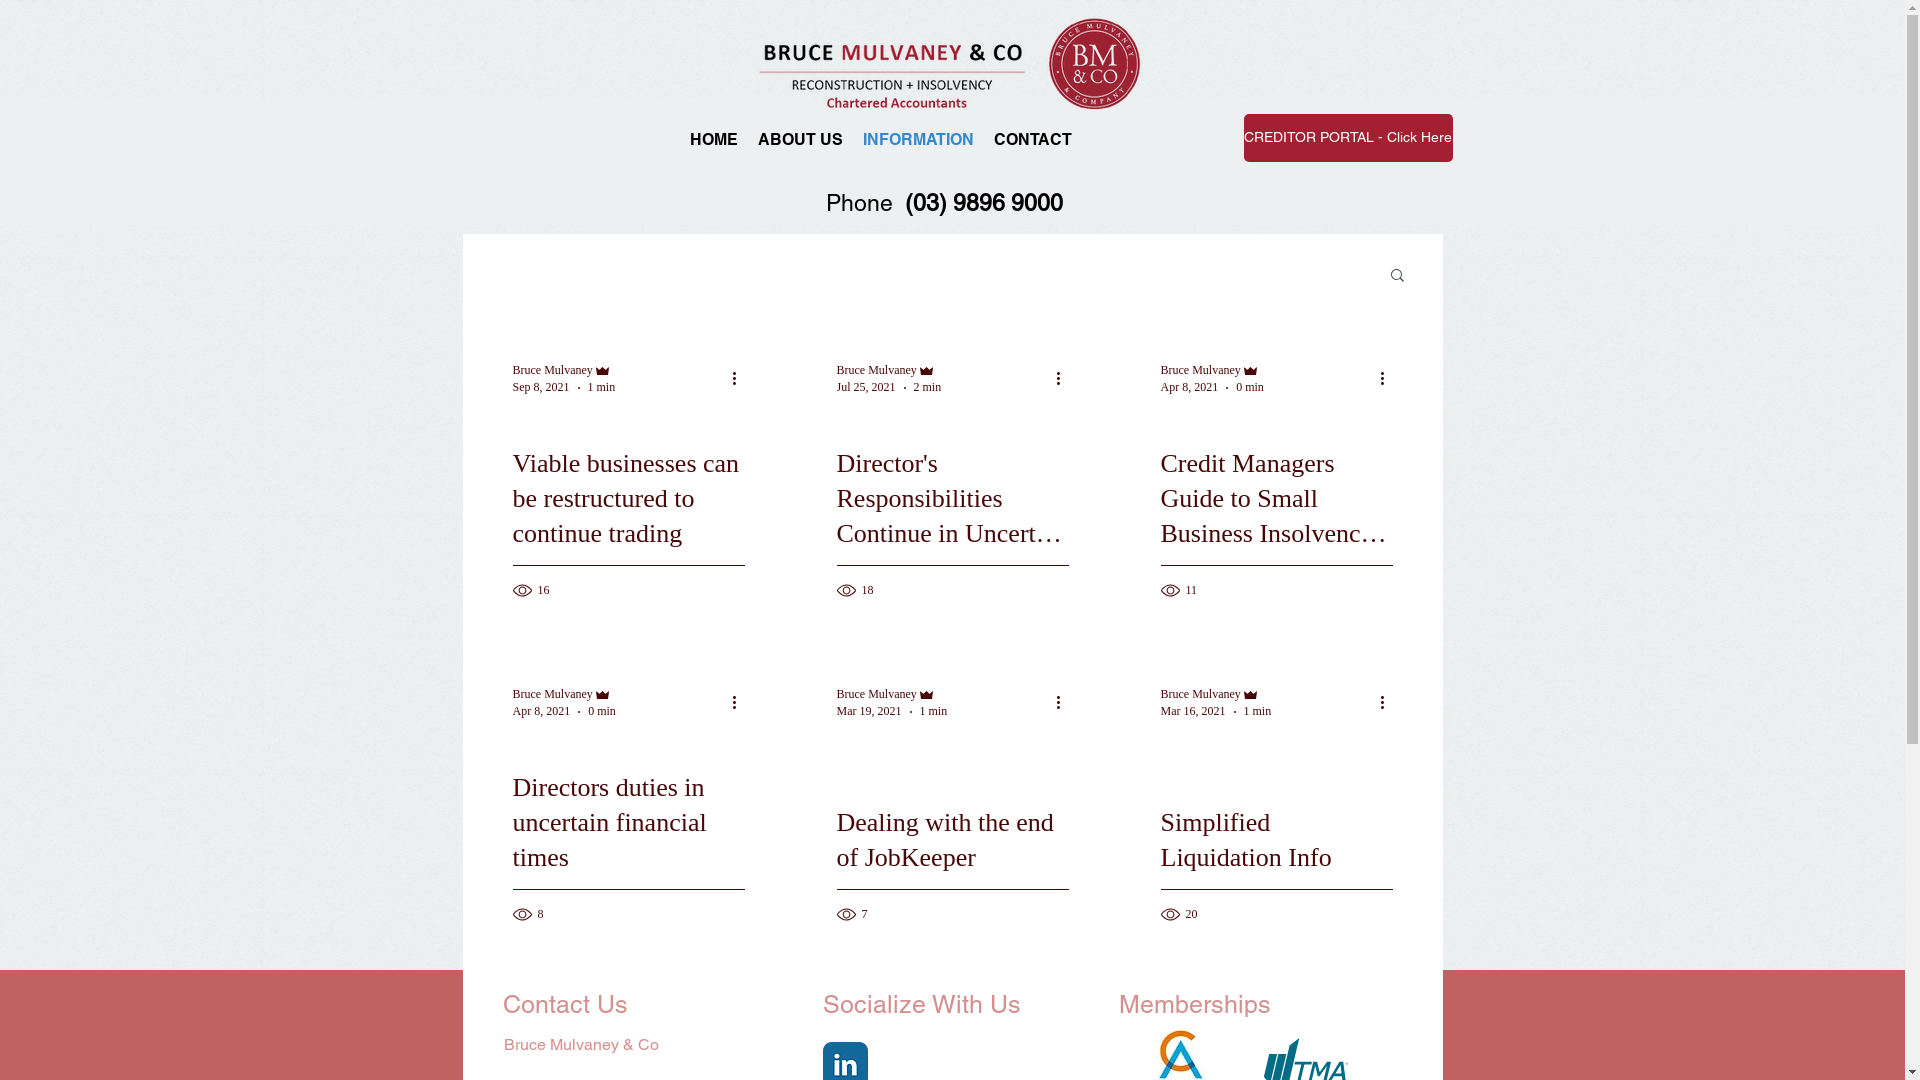  Describe the element at coordinates (1275, 520) in the screenshot. I see `'Credit Managers Guide to Small Business Insolvency Reforms'` at that location.